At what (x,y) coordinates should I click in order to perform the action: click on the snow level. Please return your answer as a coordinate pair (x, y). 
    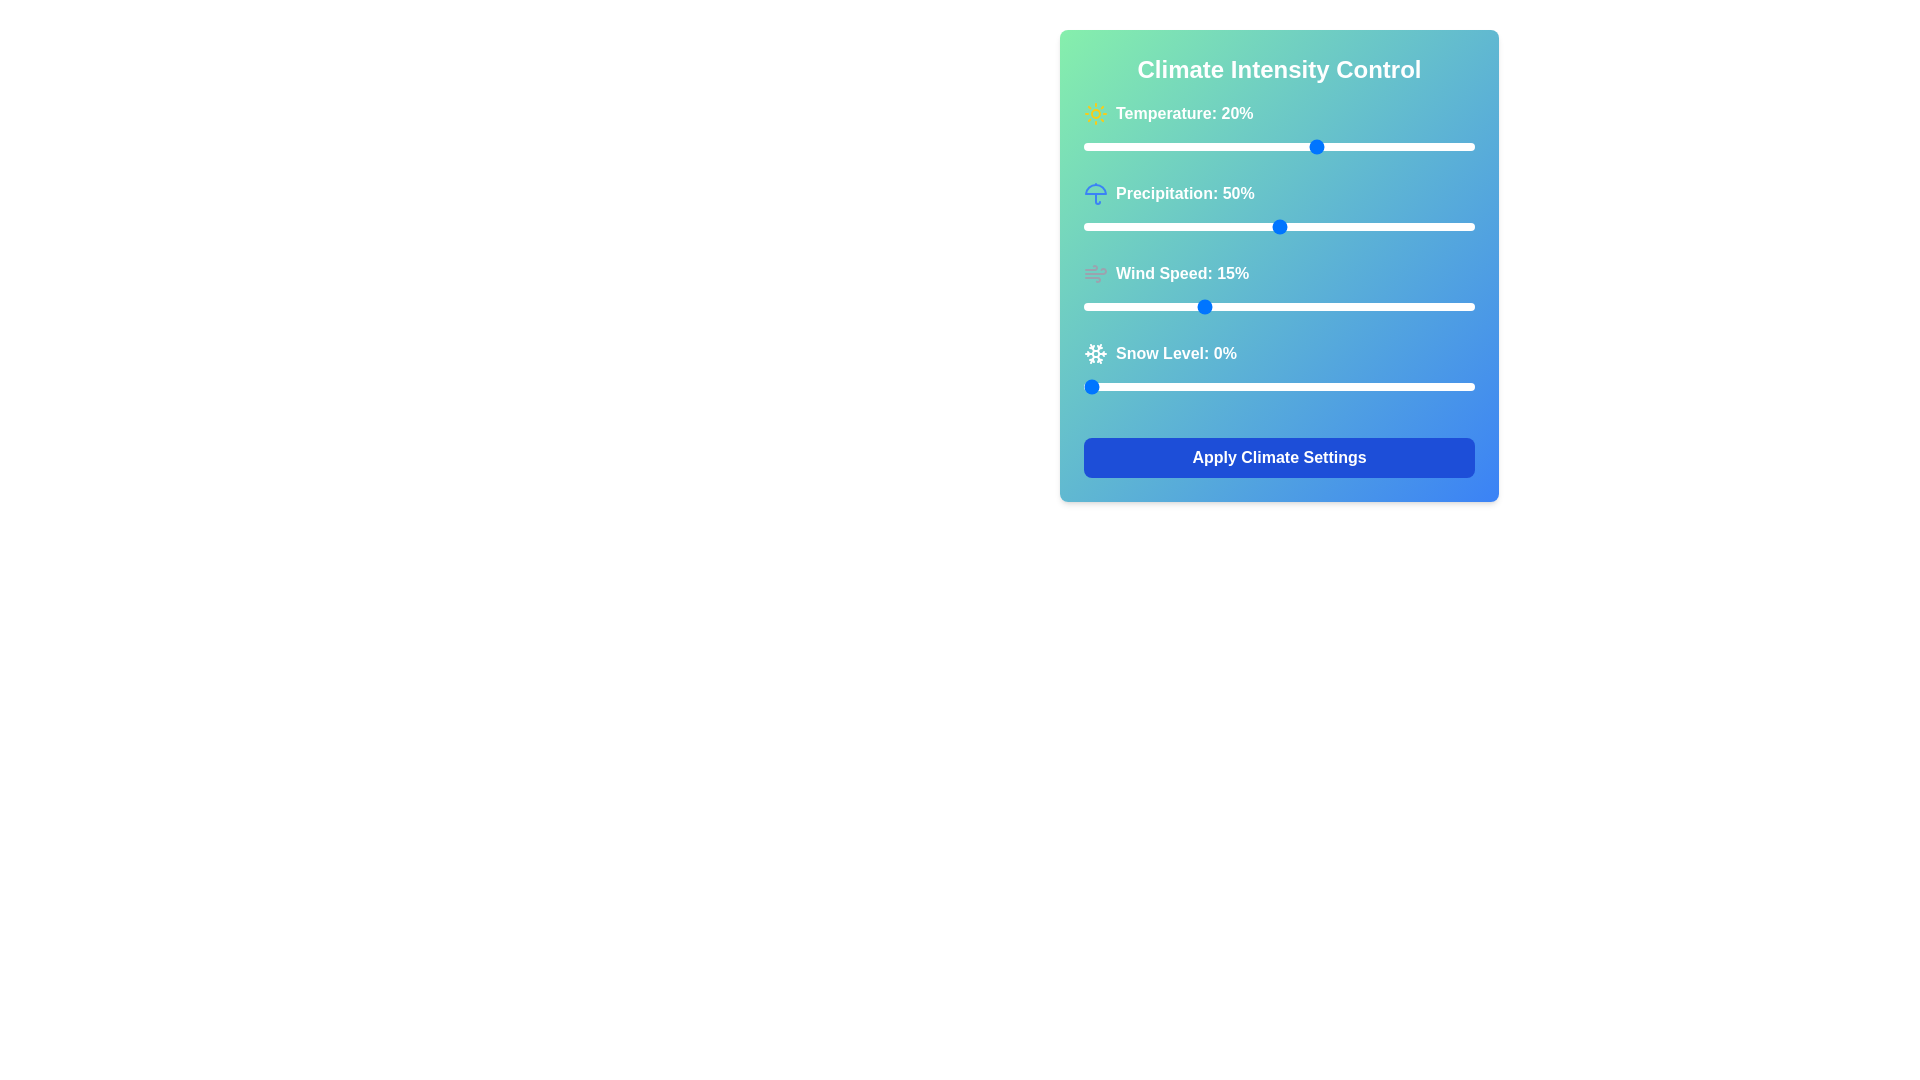
    Looking at the image, I should click on (1399, 386).